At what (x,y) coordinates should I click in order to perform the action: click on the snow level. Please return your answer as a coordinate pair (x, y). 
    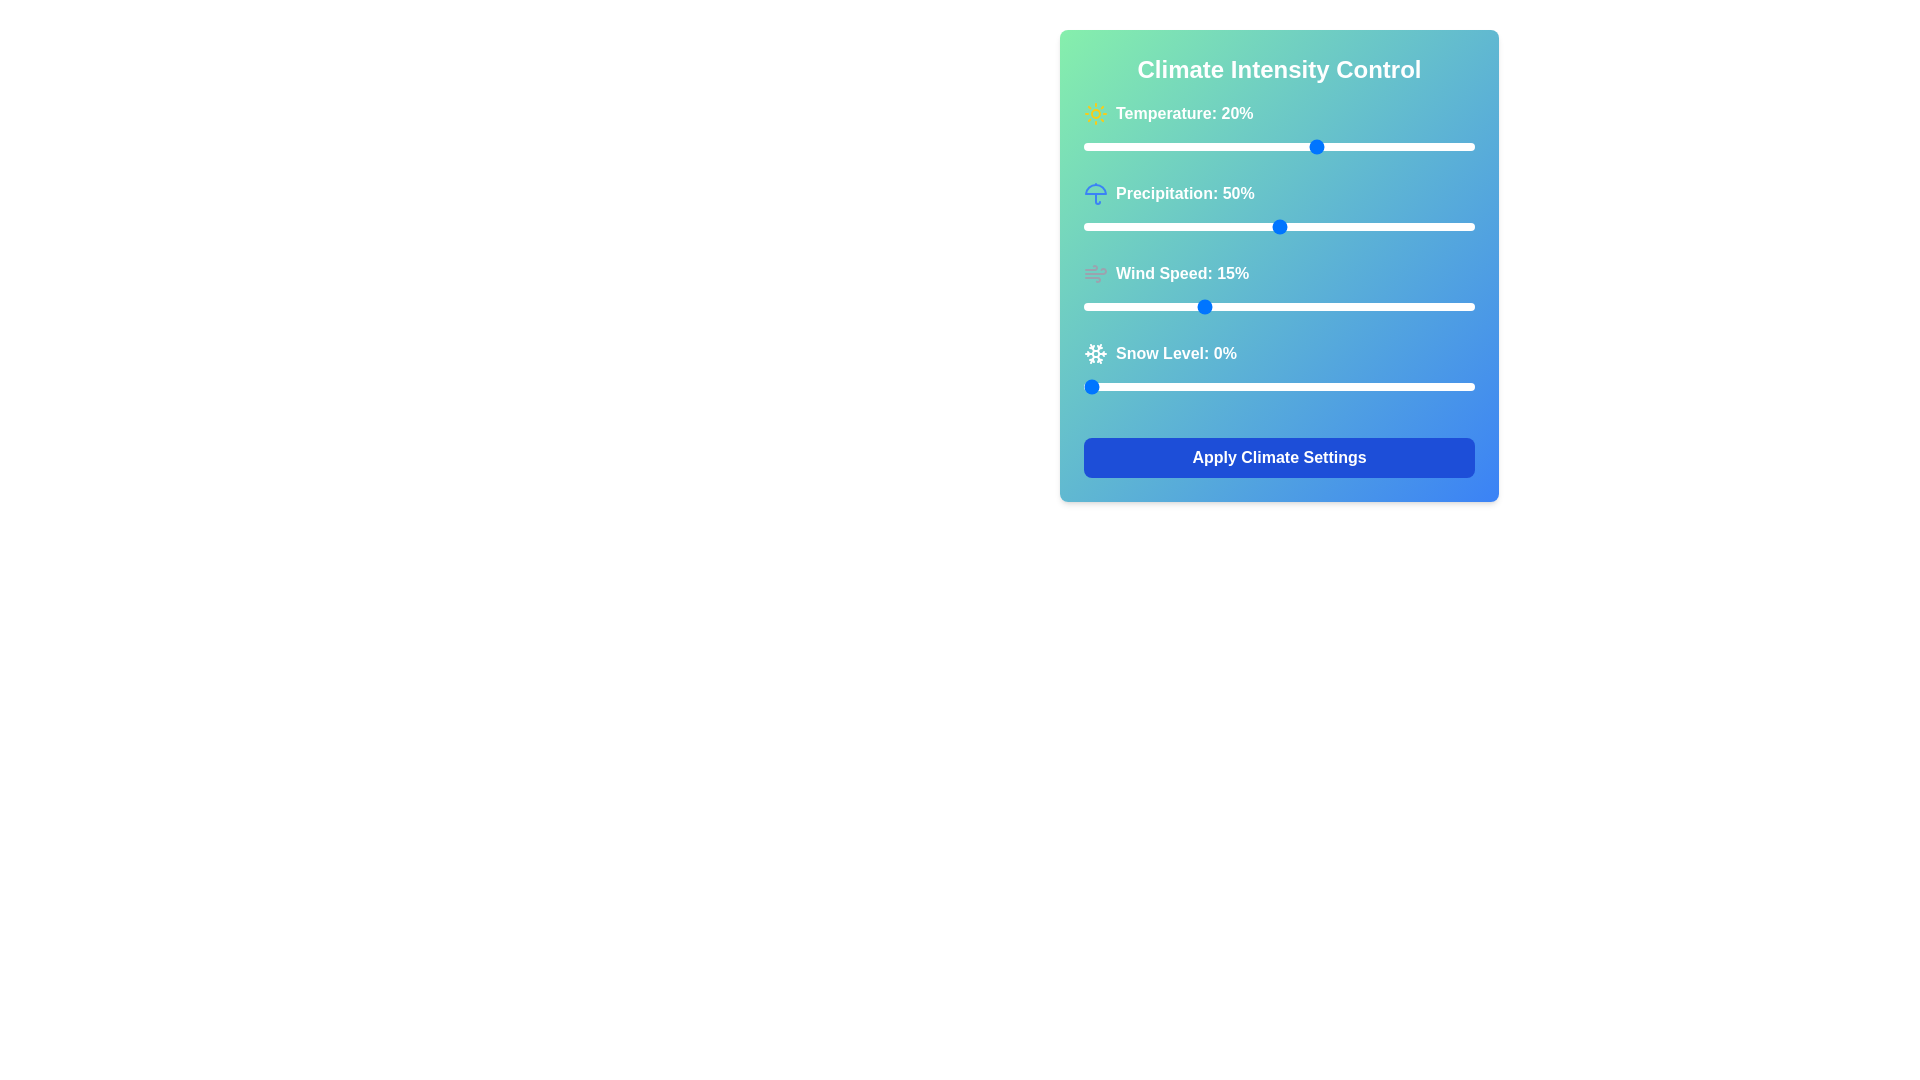
    Looking at the image, I should click on (1399, 386).